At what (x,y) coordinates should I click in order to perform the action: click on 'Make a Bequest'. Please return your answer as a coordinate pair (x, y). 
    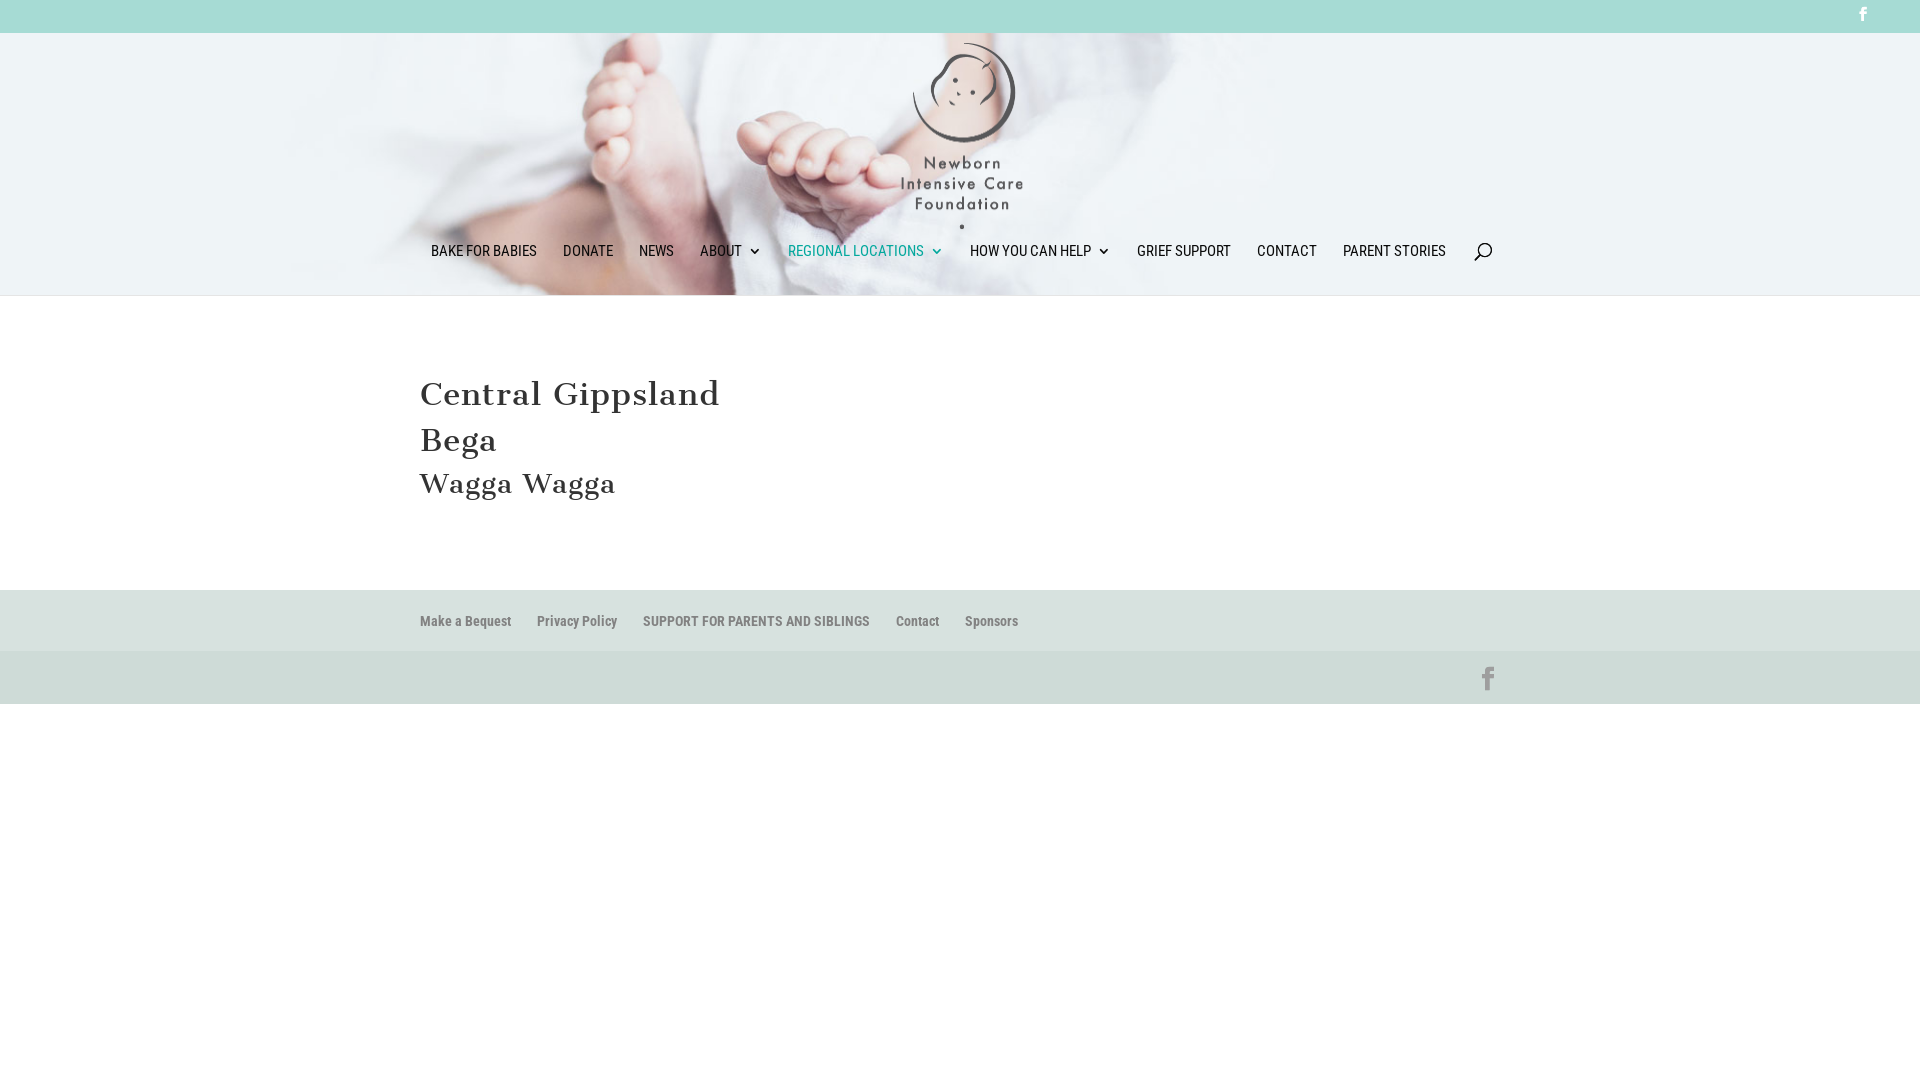
    Looking at the image, I should click on (464, 620).